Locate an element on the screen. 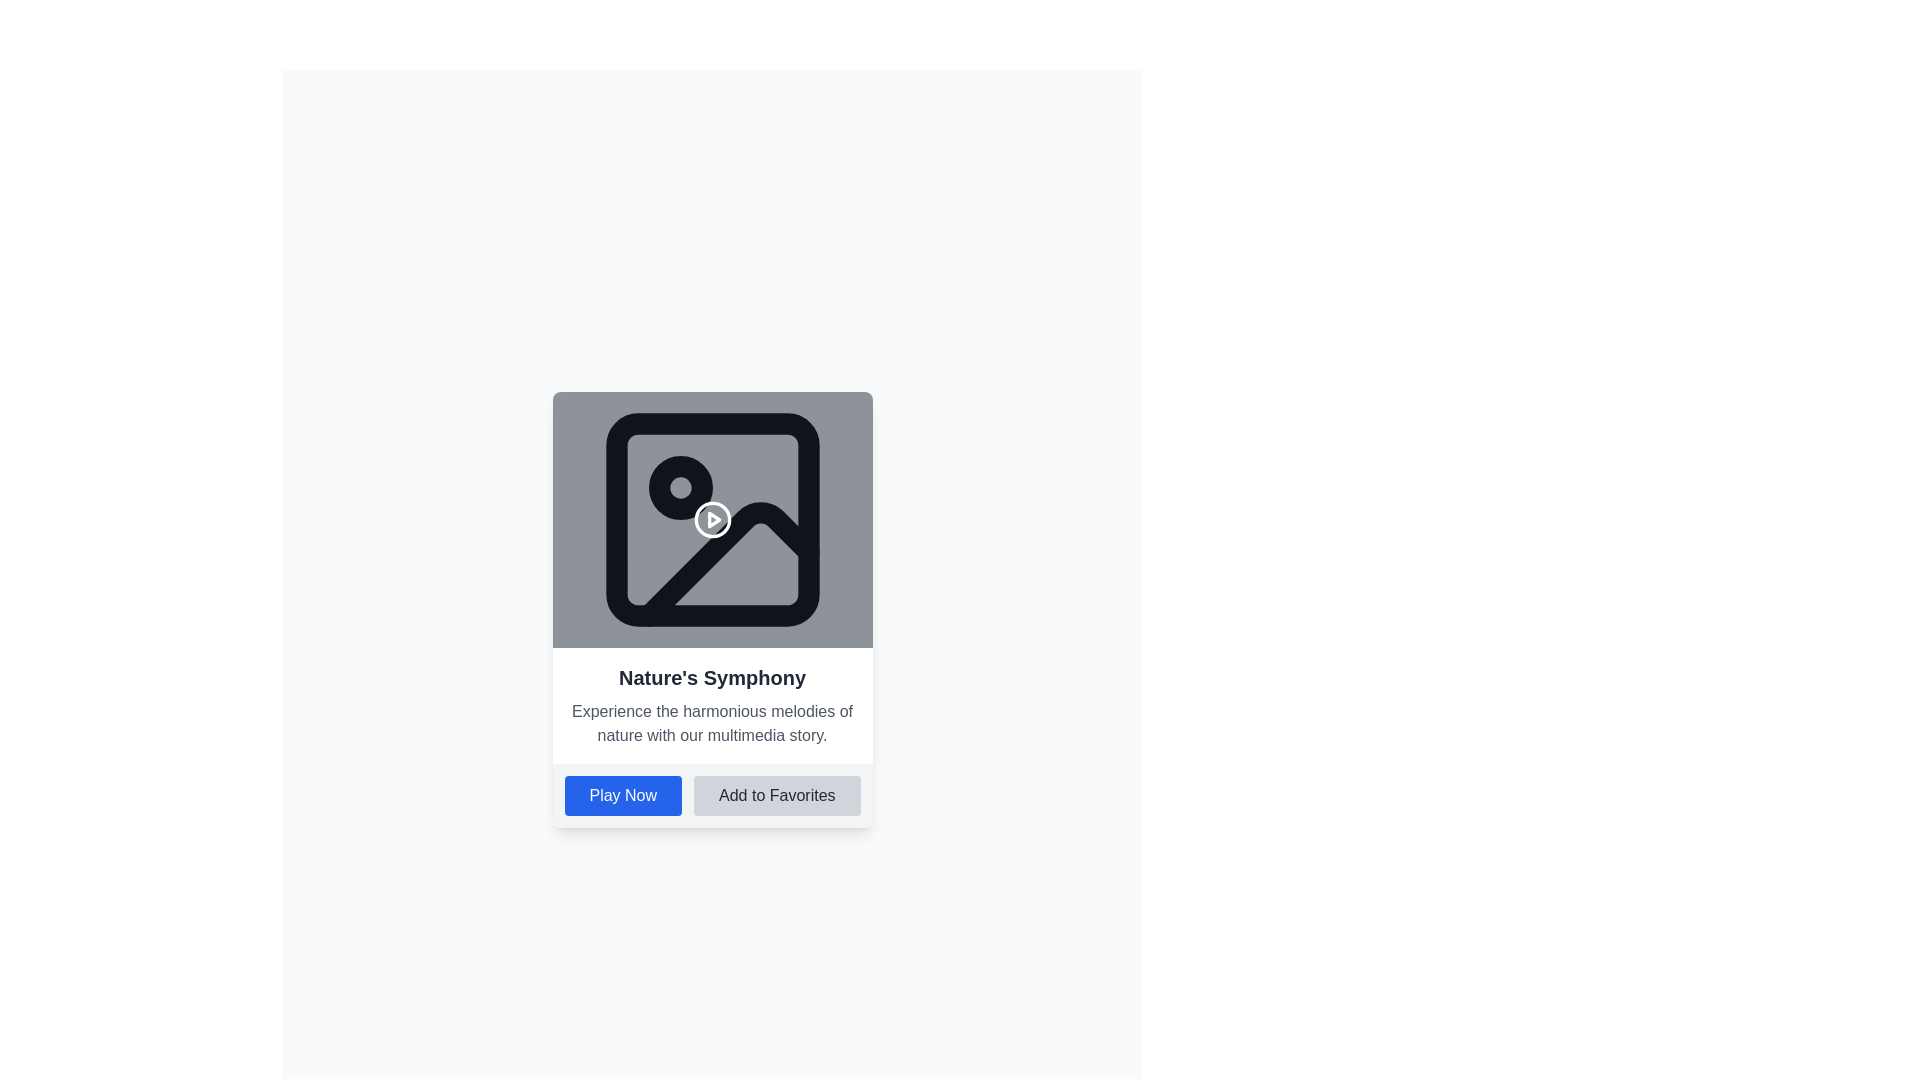  the Play Button located at the center of the image thumbnail on the card layout for keyboard interaction is located at coordinates (712, 519).